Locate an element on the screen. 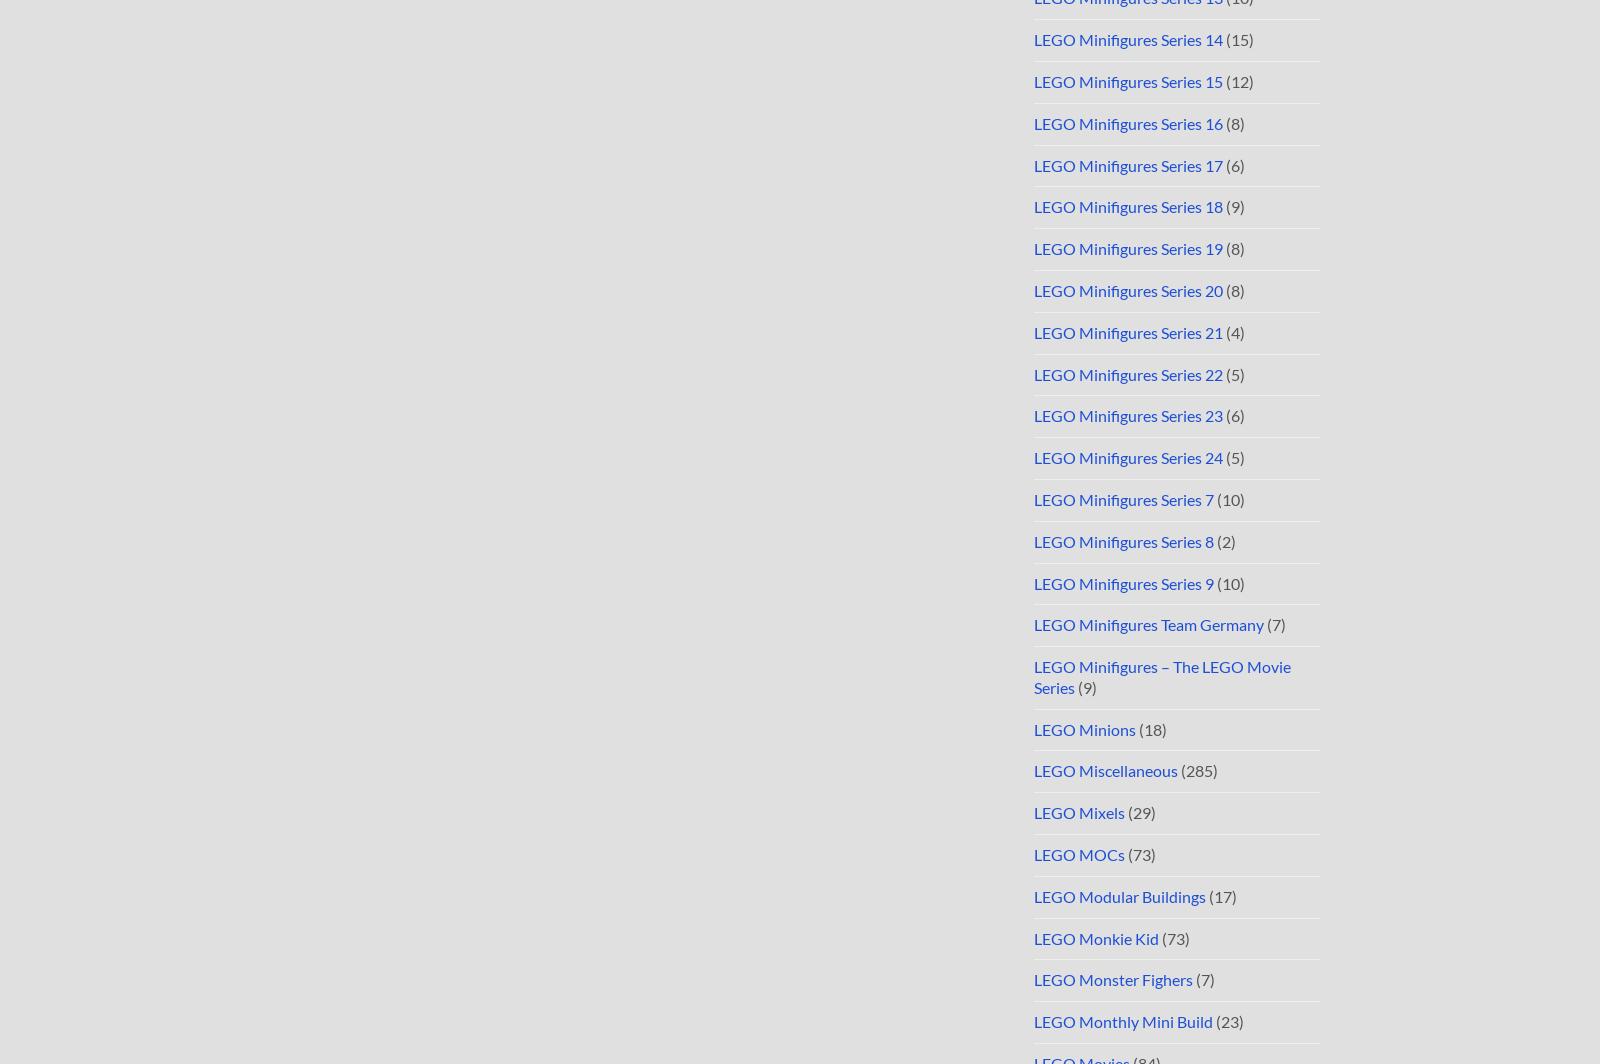  'LEGO Modular Buildings' is located at coordinates (1120, 895).